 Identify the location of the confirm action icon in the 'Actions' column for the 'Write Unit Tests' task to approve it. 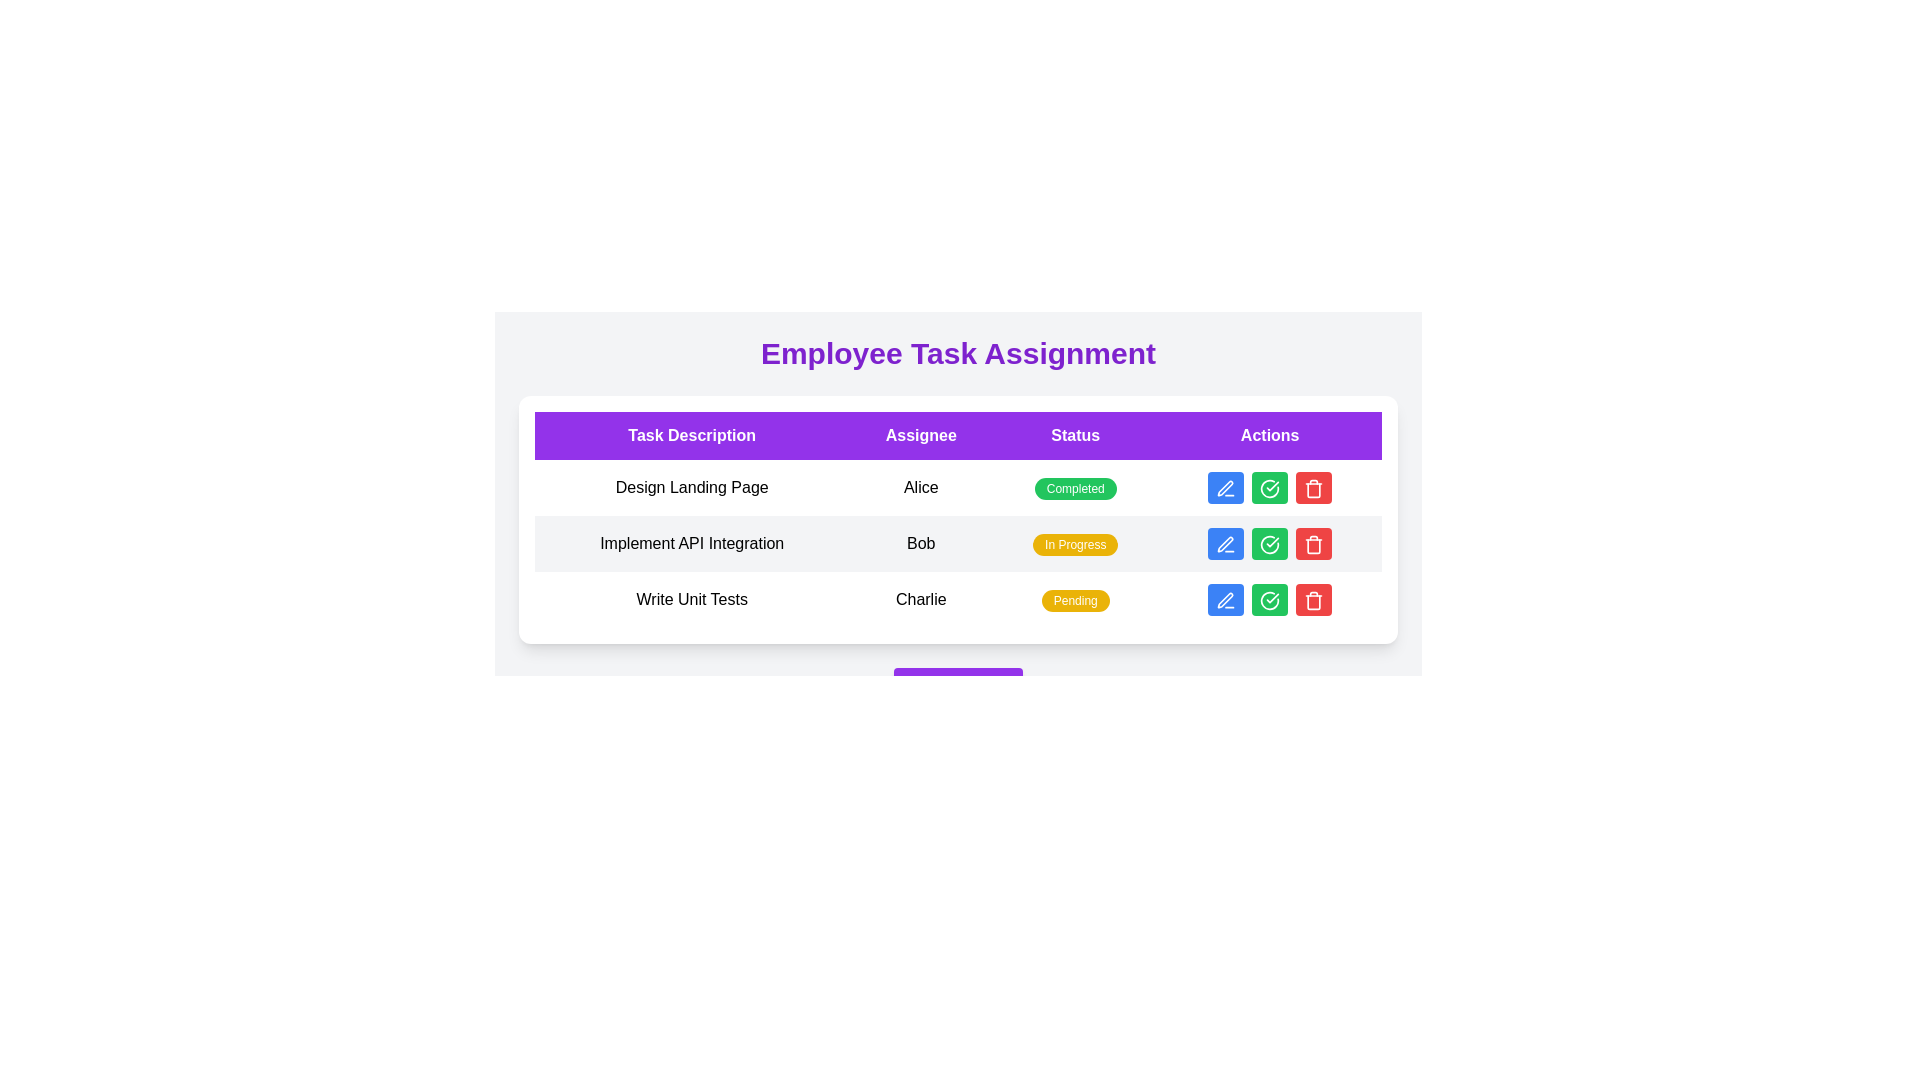
(1269, 599).